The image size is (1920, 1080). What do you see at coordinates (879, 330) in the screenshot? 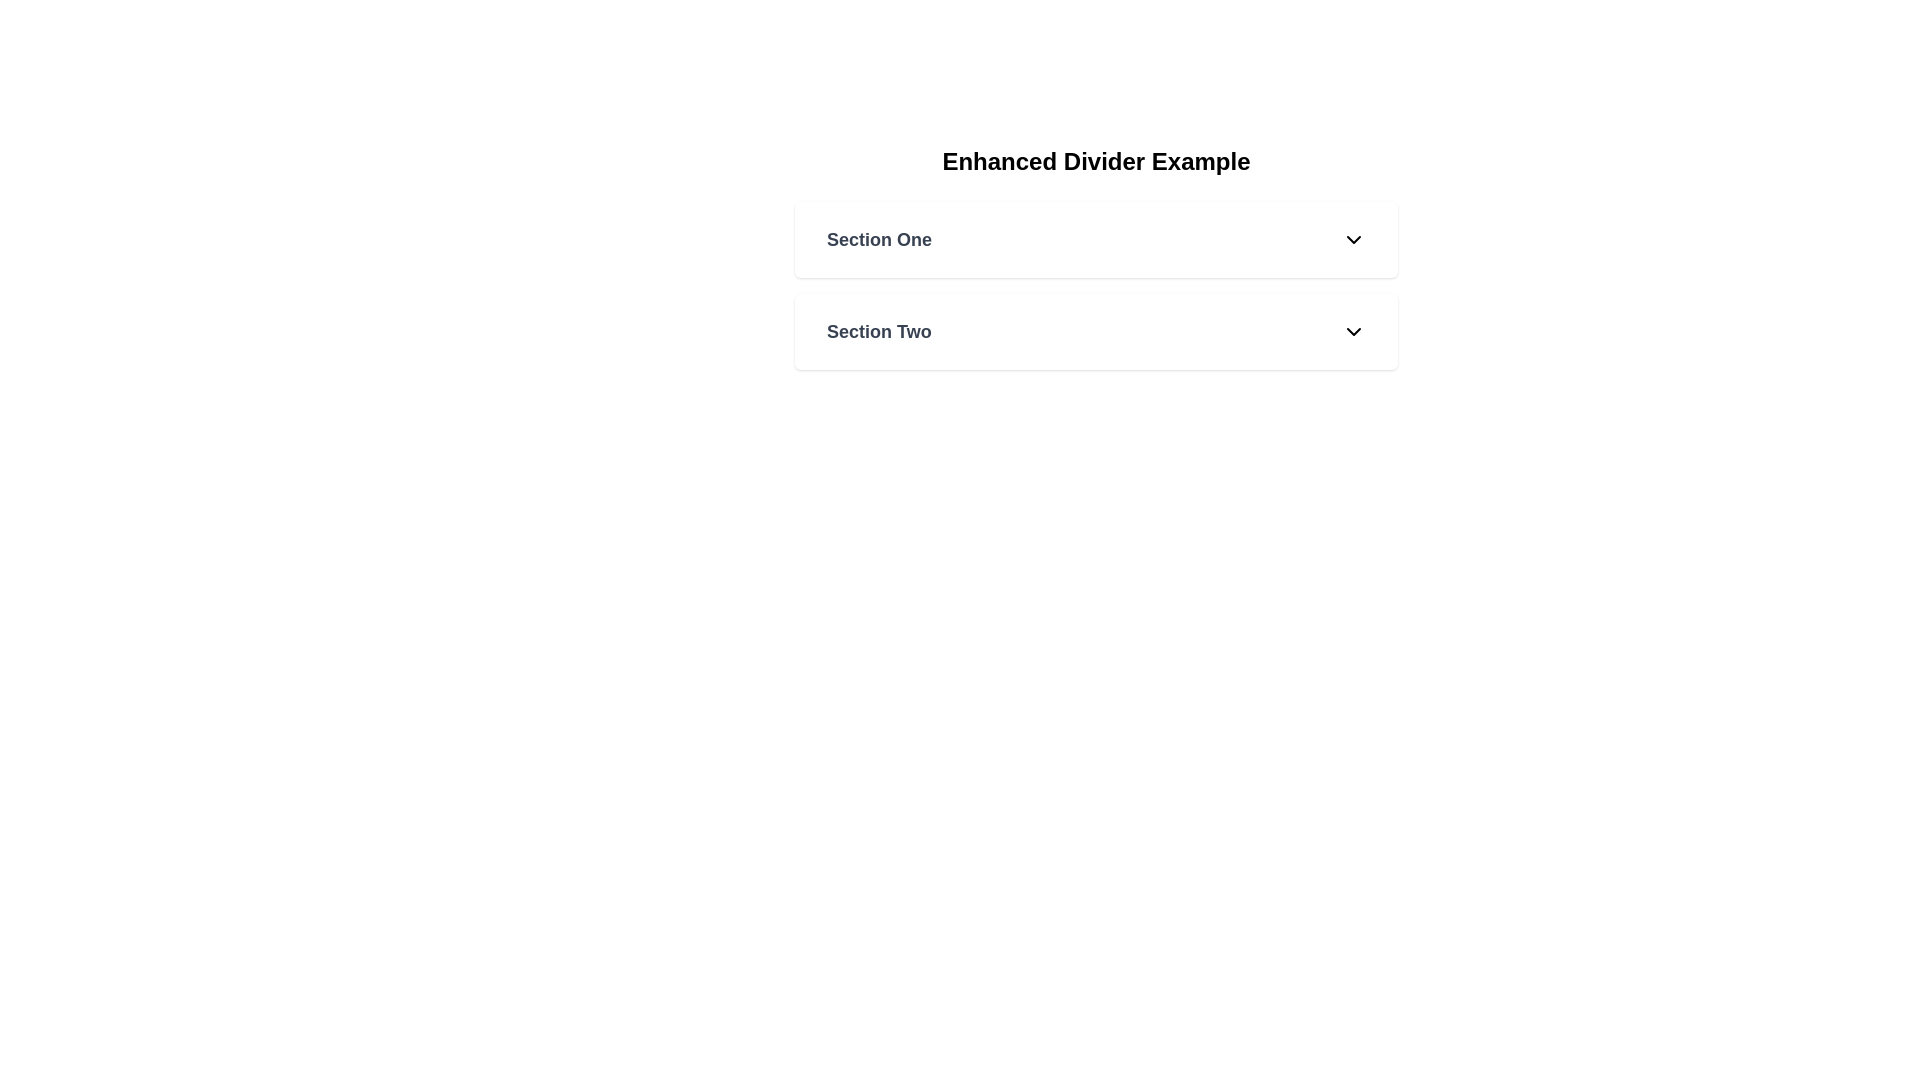
I see `title of the 'Section Two' text label, which indicates the currently selected section in the navigation list` at bounding box center [879, 330].